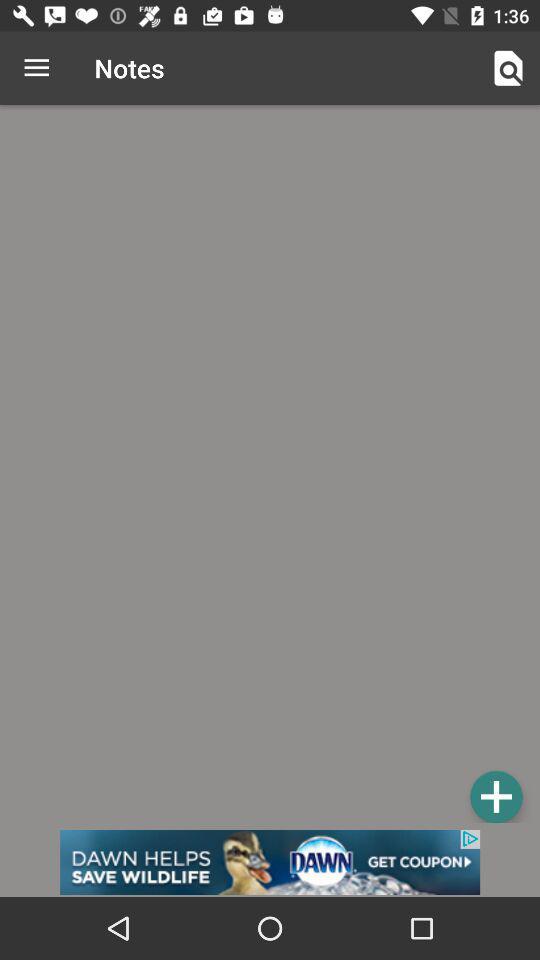 The image size is (540, 960). What do you see at coordinates (270, 861) in the screenshot?
I see `adversitment` at bounding box center [270, 861].